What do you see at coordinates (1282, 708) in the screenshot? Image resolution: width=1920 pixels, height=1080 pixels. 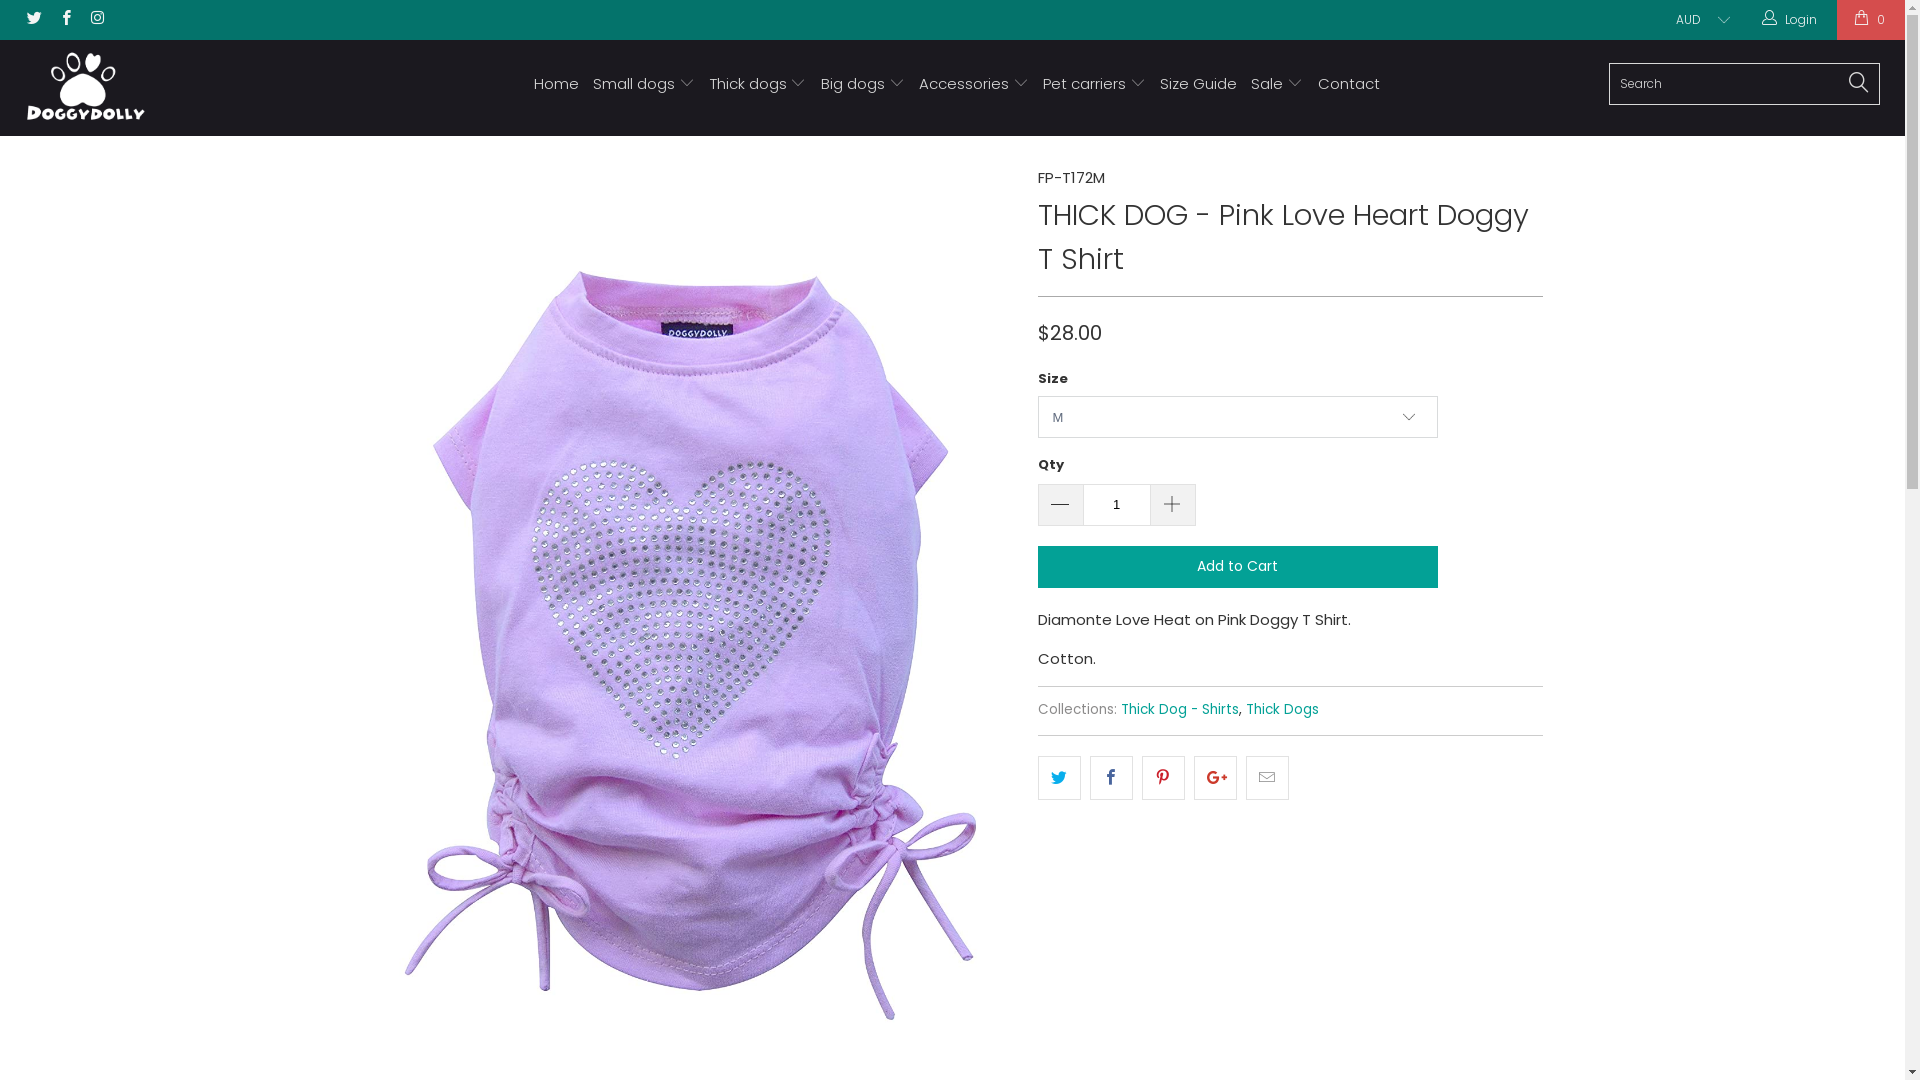 I see `'Thick Dogs'` at bounding box center [1282, 708].